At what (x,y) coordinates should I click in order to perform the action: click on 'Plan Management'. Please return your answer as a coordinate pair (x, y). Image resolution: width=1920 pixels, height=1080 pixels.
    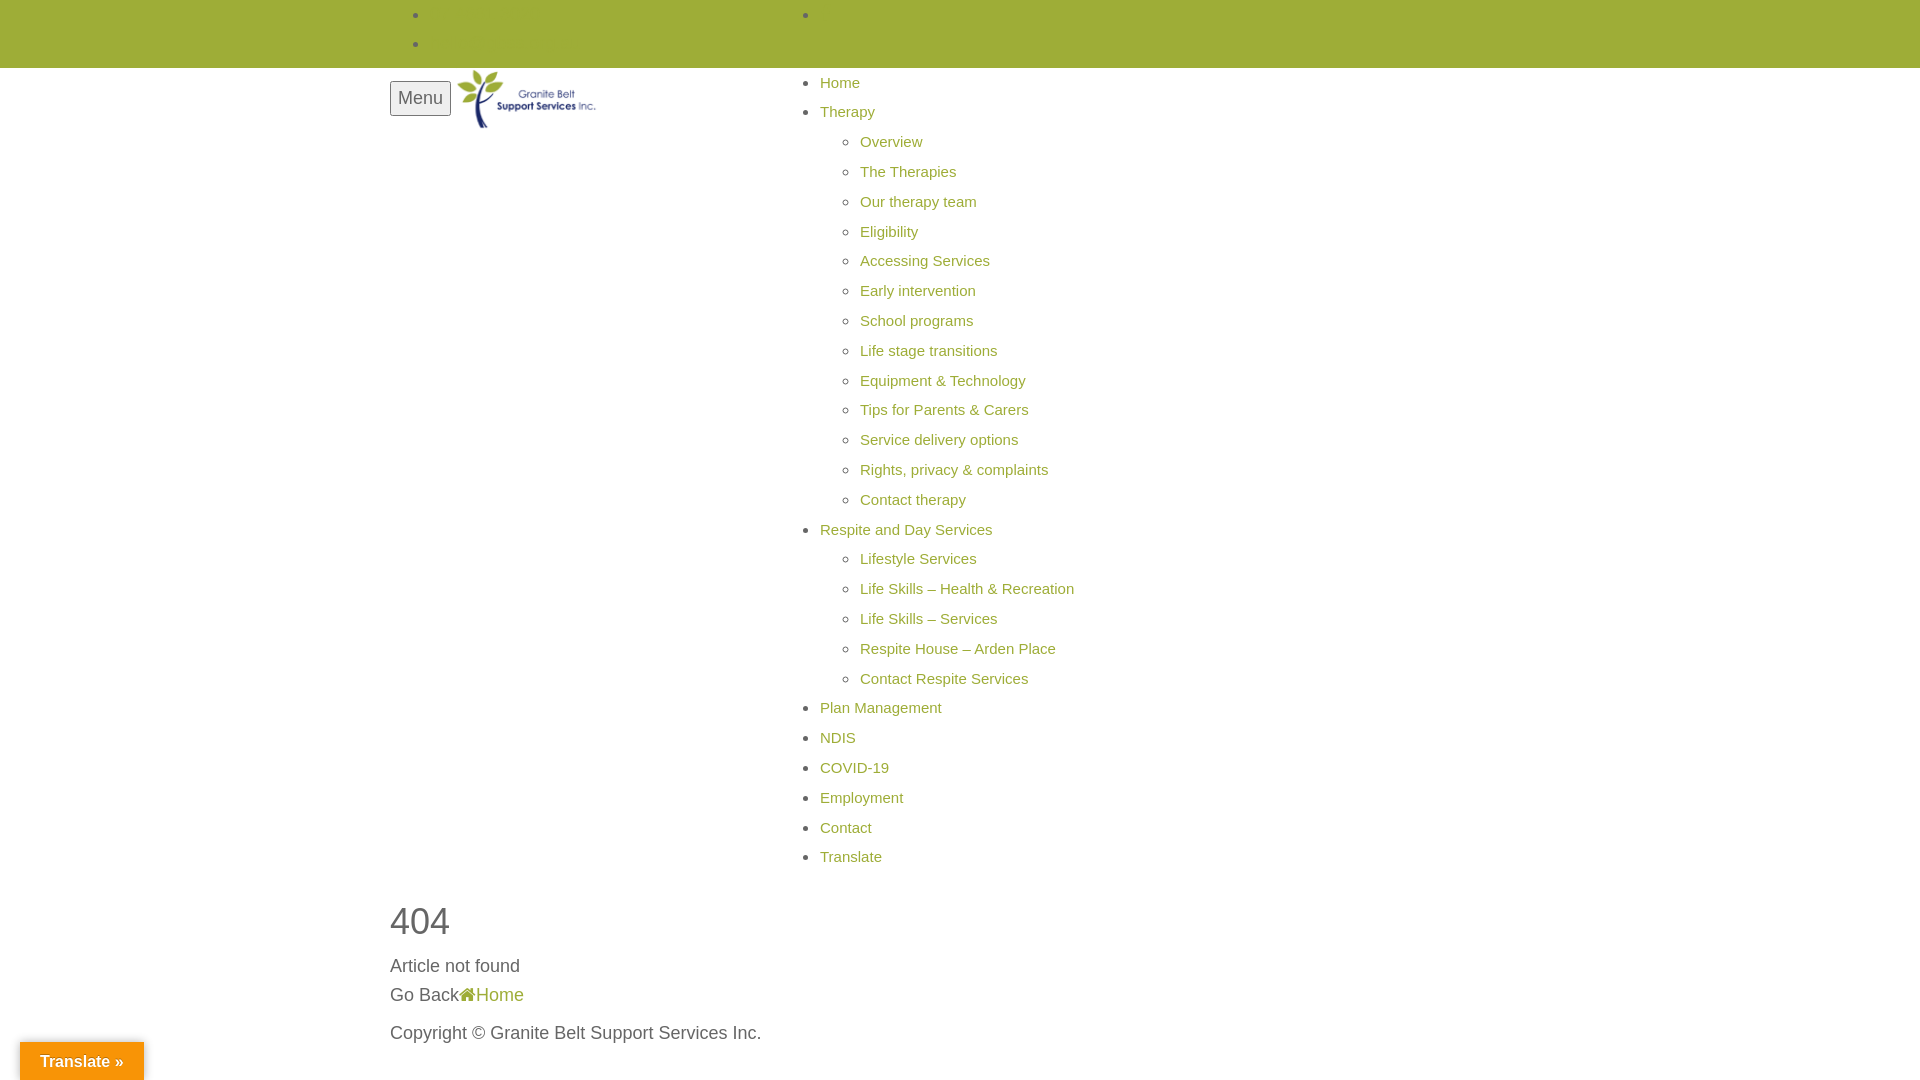
    Looking at the image, I should click on (880, 706).